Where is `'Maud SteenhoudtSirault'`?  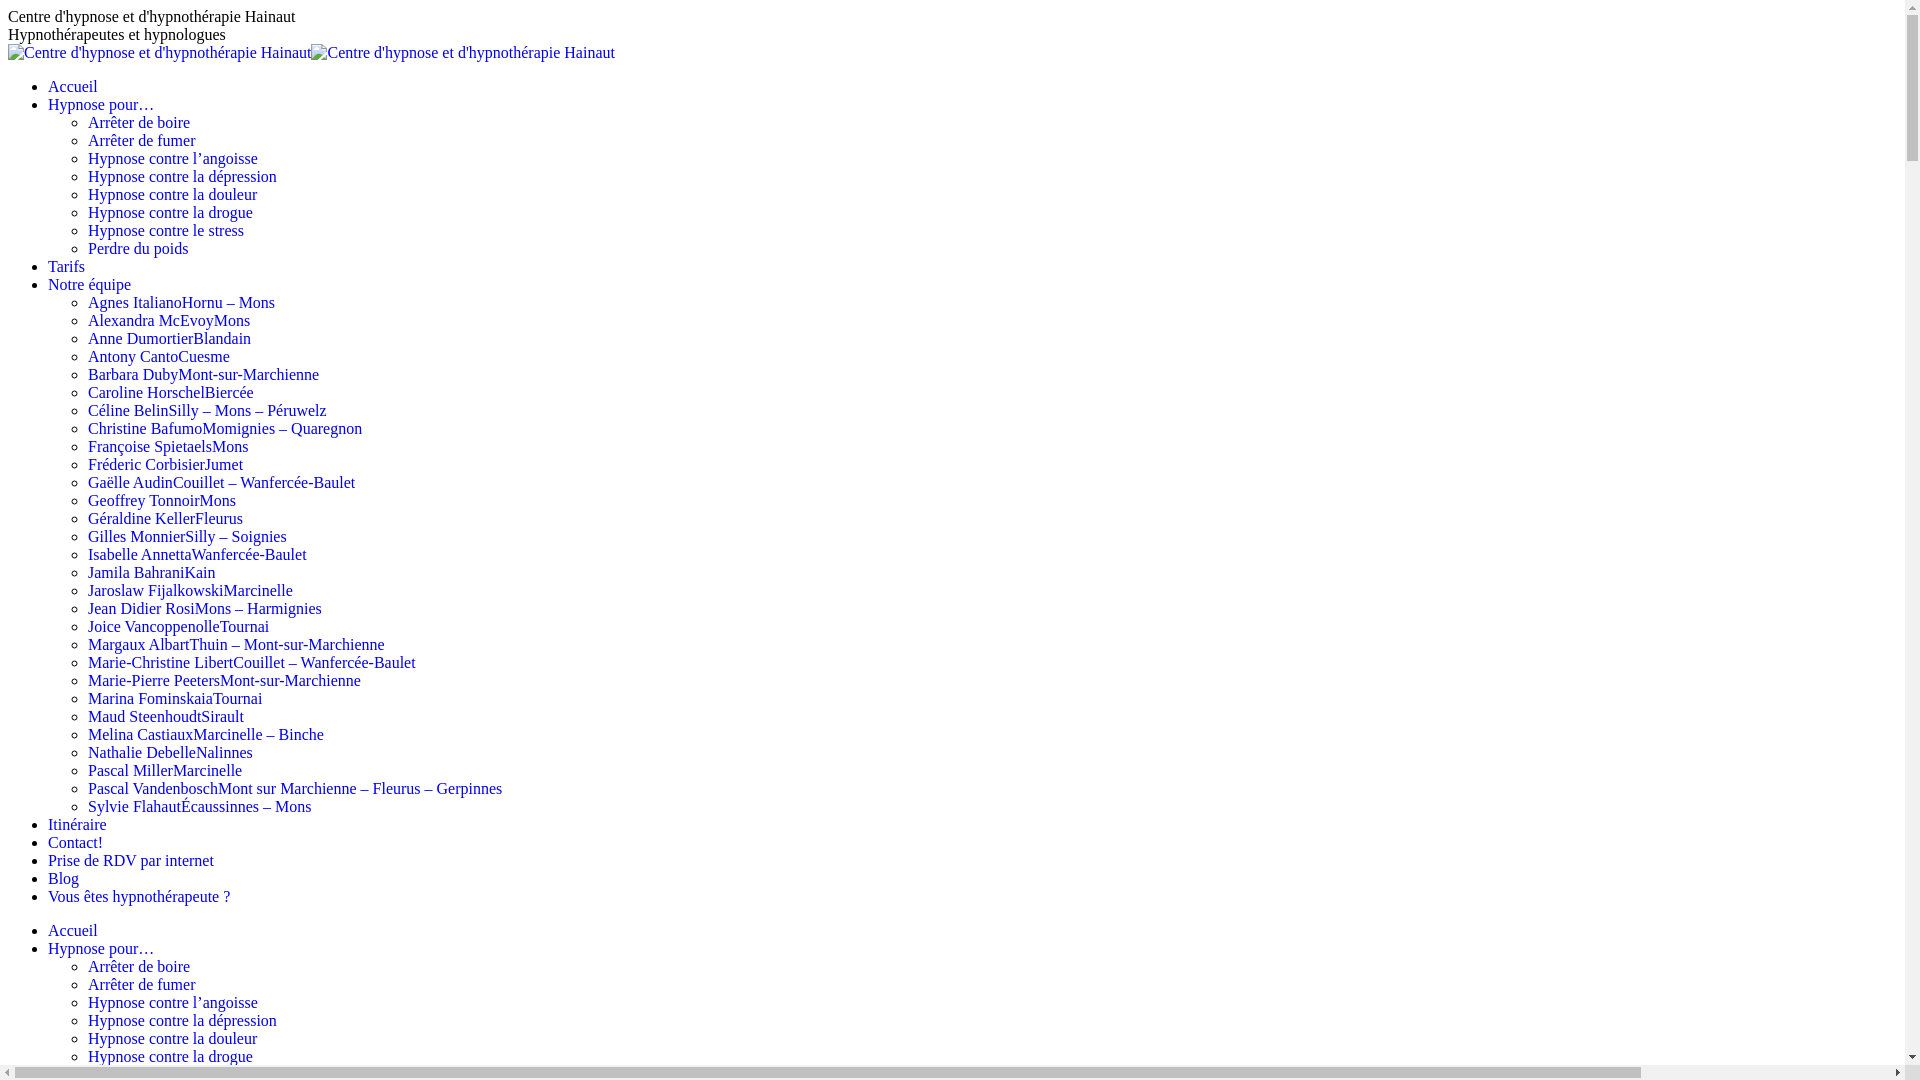 'Maud SteenhoudtSirault' is located at coordinates (166, 715).